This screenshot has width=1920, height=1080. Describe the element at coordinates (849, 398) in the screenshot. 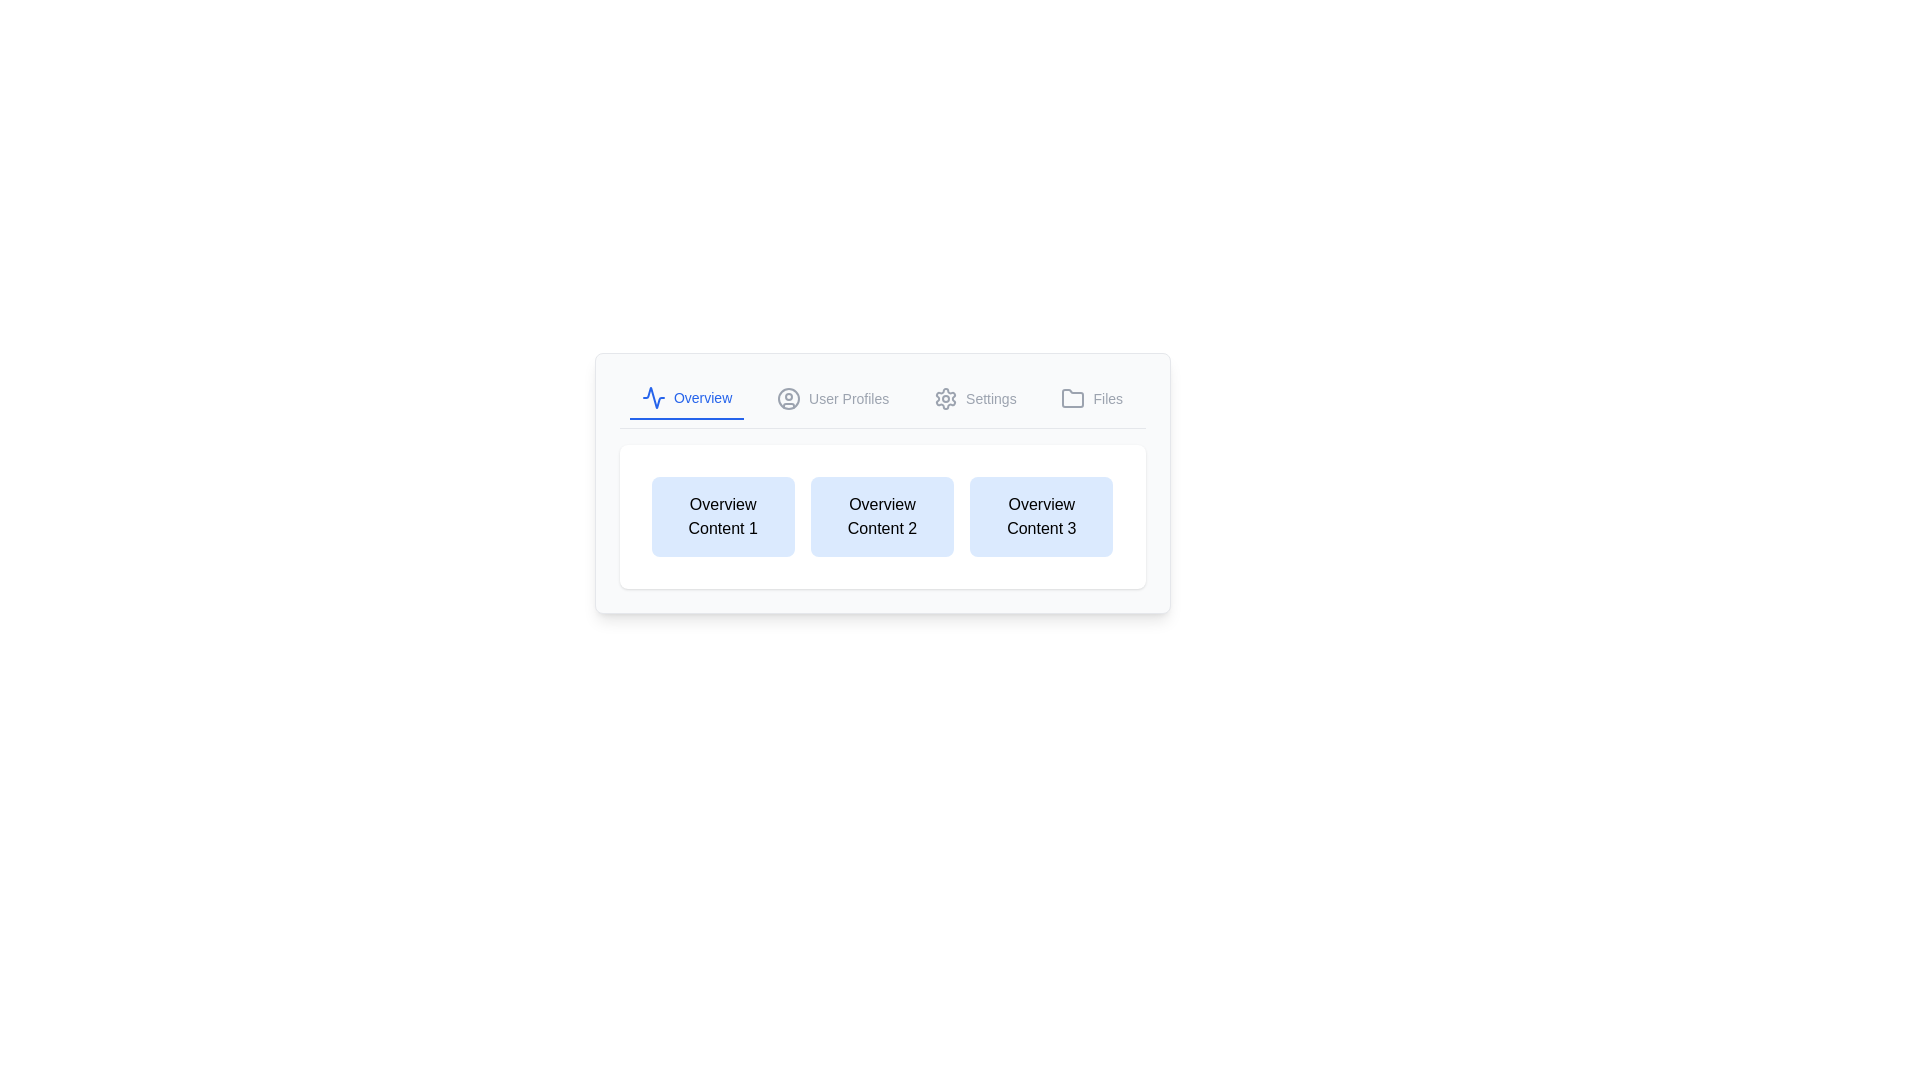

I see `the 'User Profiles' navigation link` at that location.